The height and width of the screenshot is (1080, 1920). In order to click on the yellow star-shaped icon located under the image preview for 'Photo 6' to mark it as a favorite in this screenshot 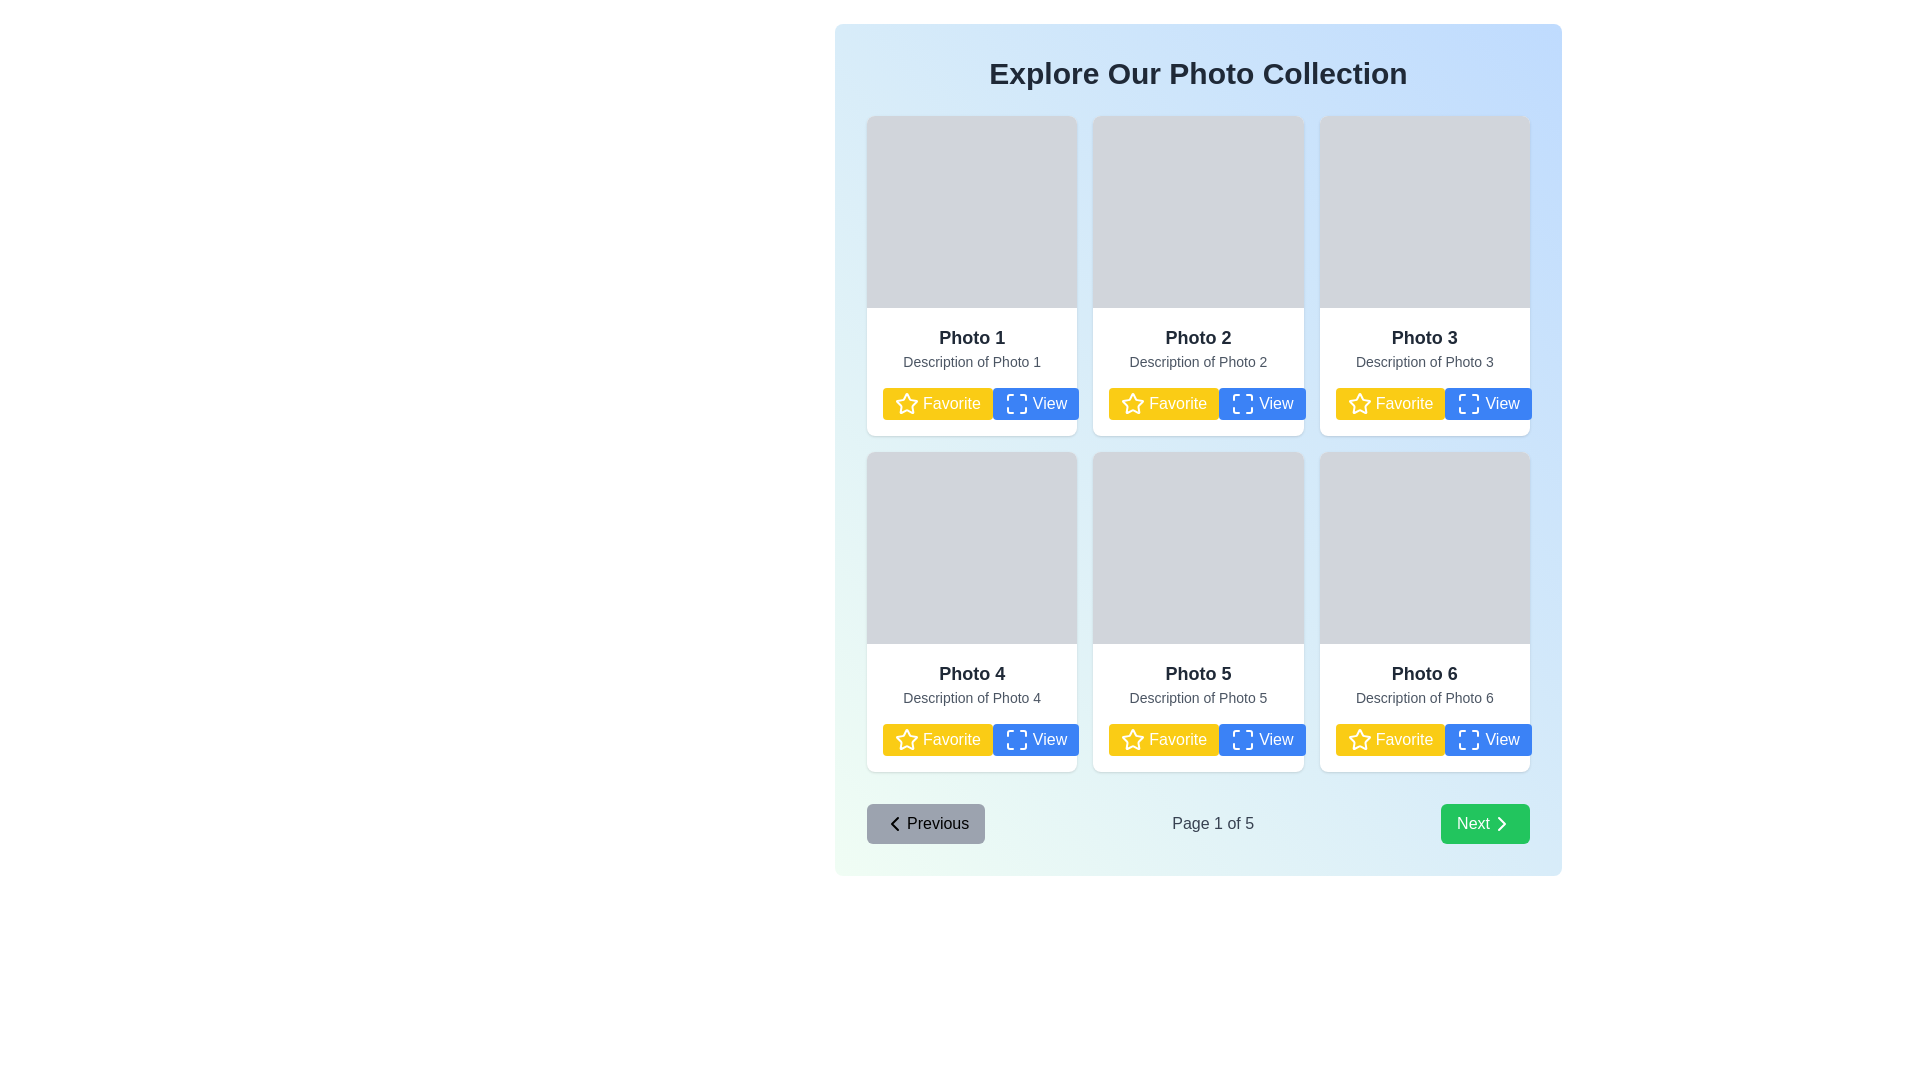, I will do `click(1358, 739)`.